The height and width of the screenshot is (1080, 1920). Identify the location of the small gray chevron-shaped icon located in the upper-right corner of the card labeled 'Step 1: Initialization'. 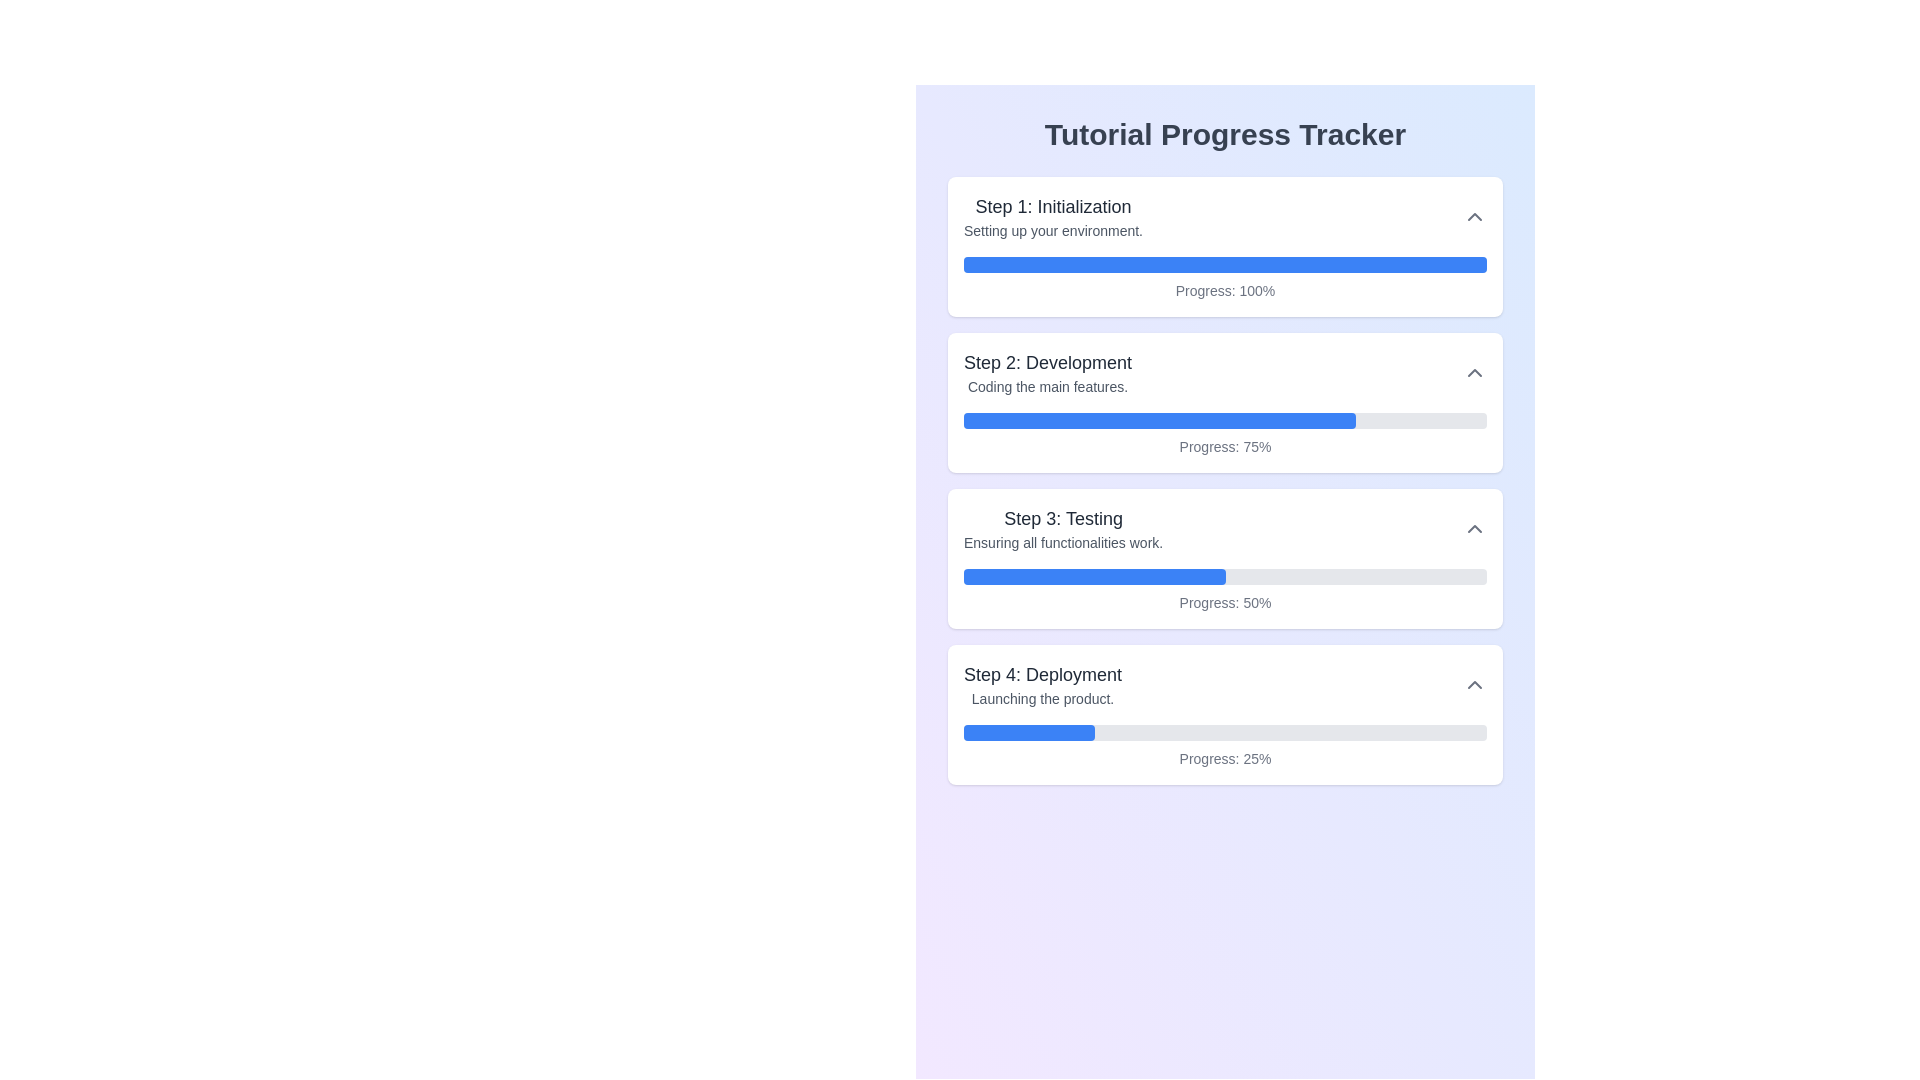
(1474, 216).